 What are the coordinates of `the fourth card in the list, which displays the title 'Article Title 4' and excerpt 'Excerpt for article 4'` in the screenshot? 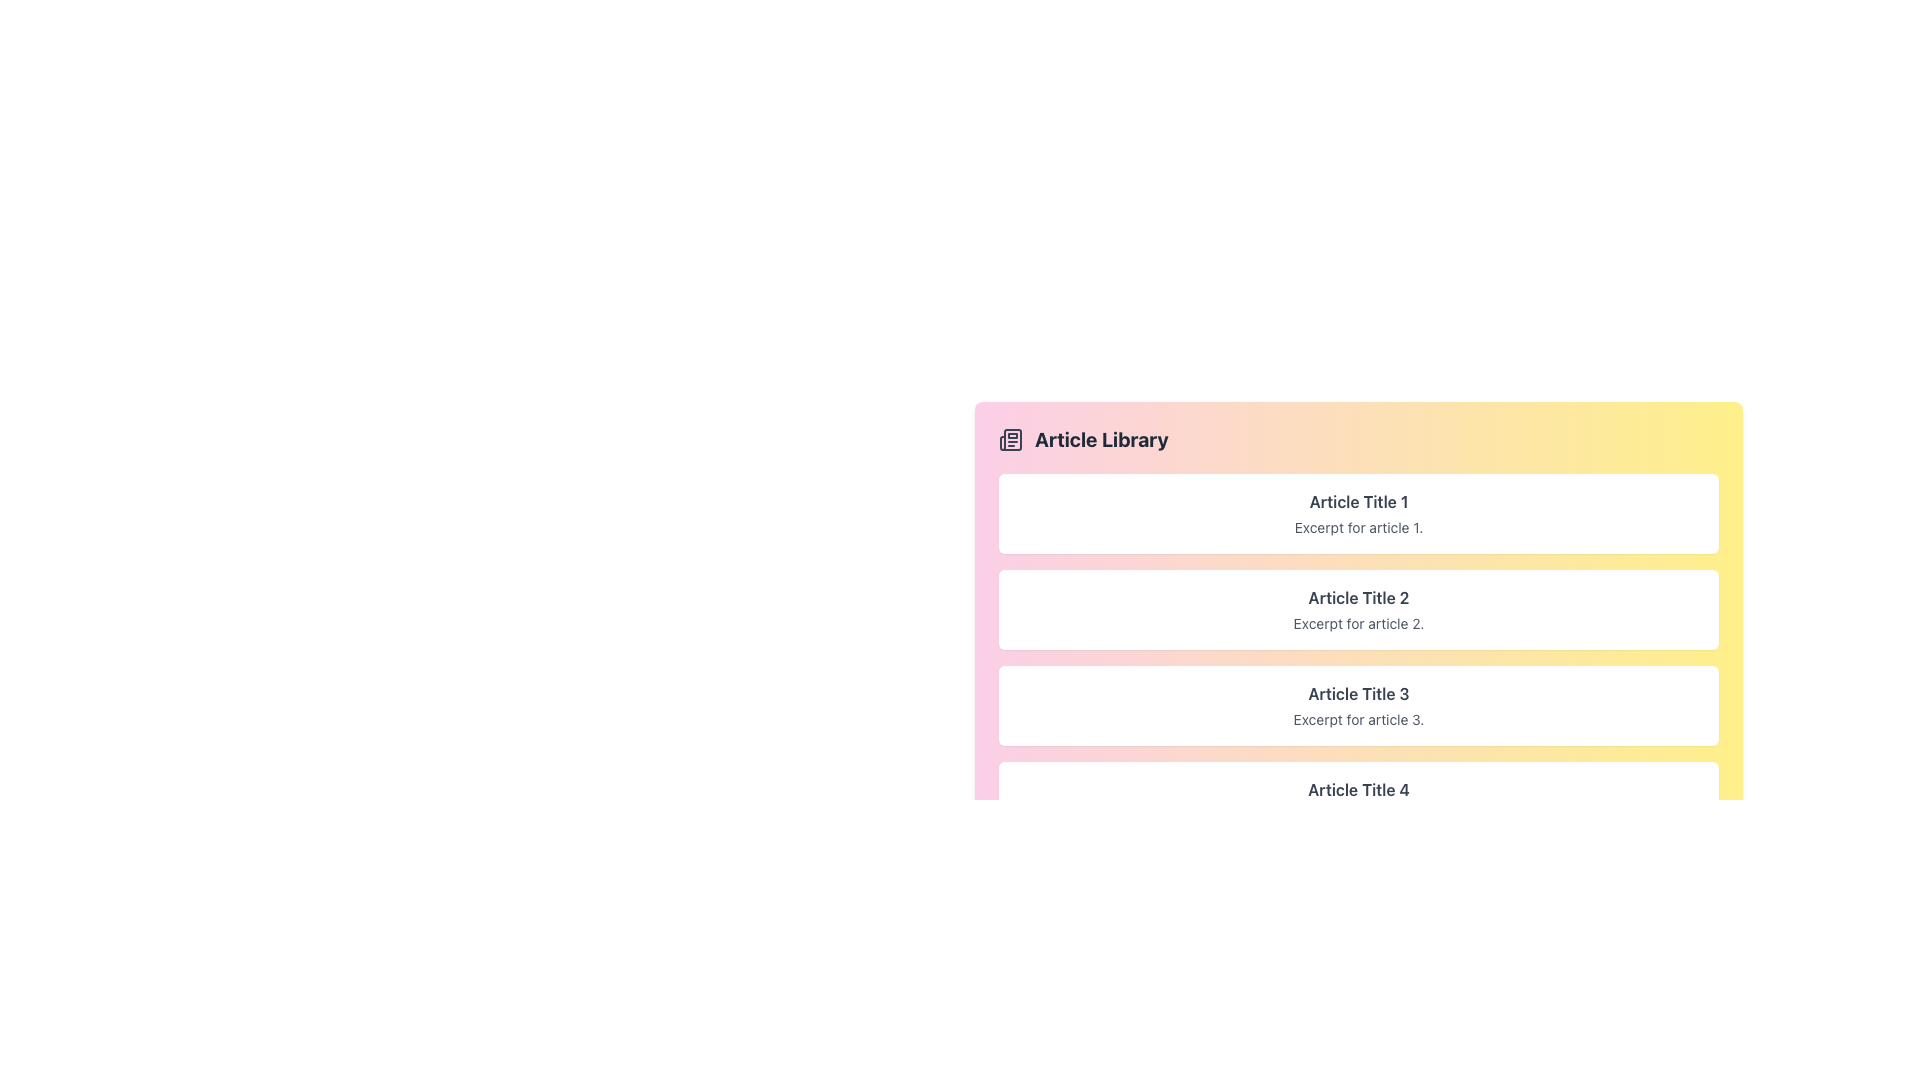 It's located at (1358, 801).